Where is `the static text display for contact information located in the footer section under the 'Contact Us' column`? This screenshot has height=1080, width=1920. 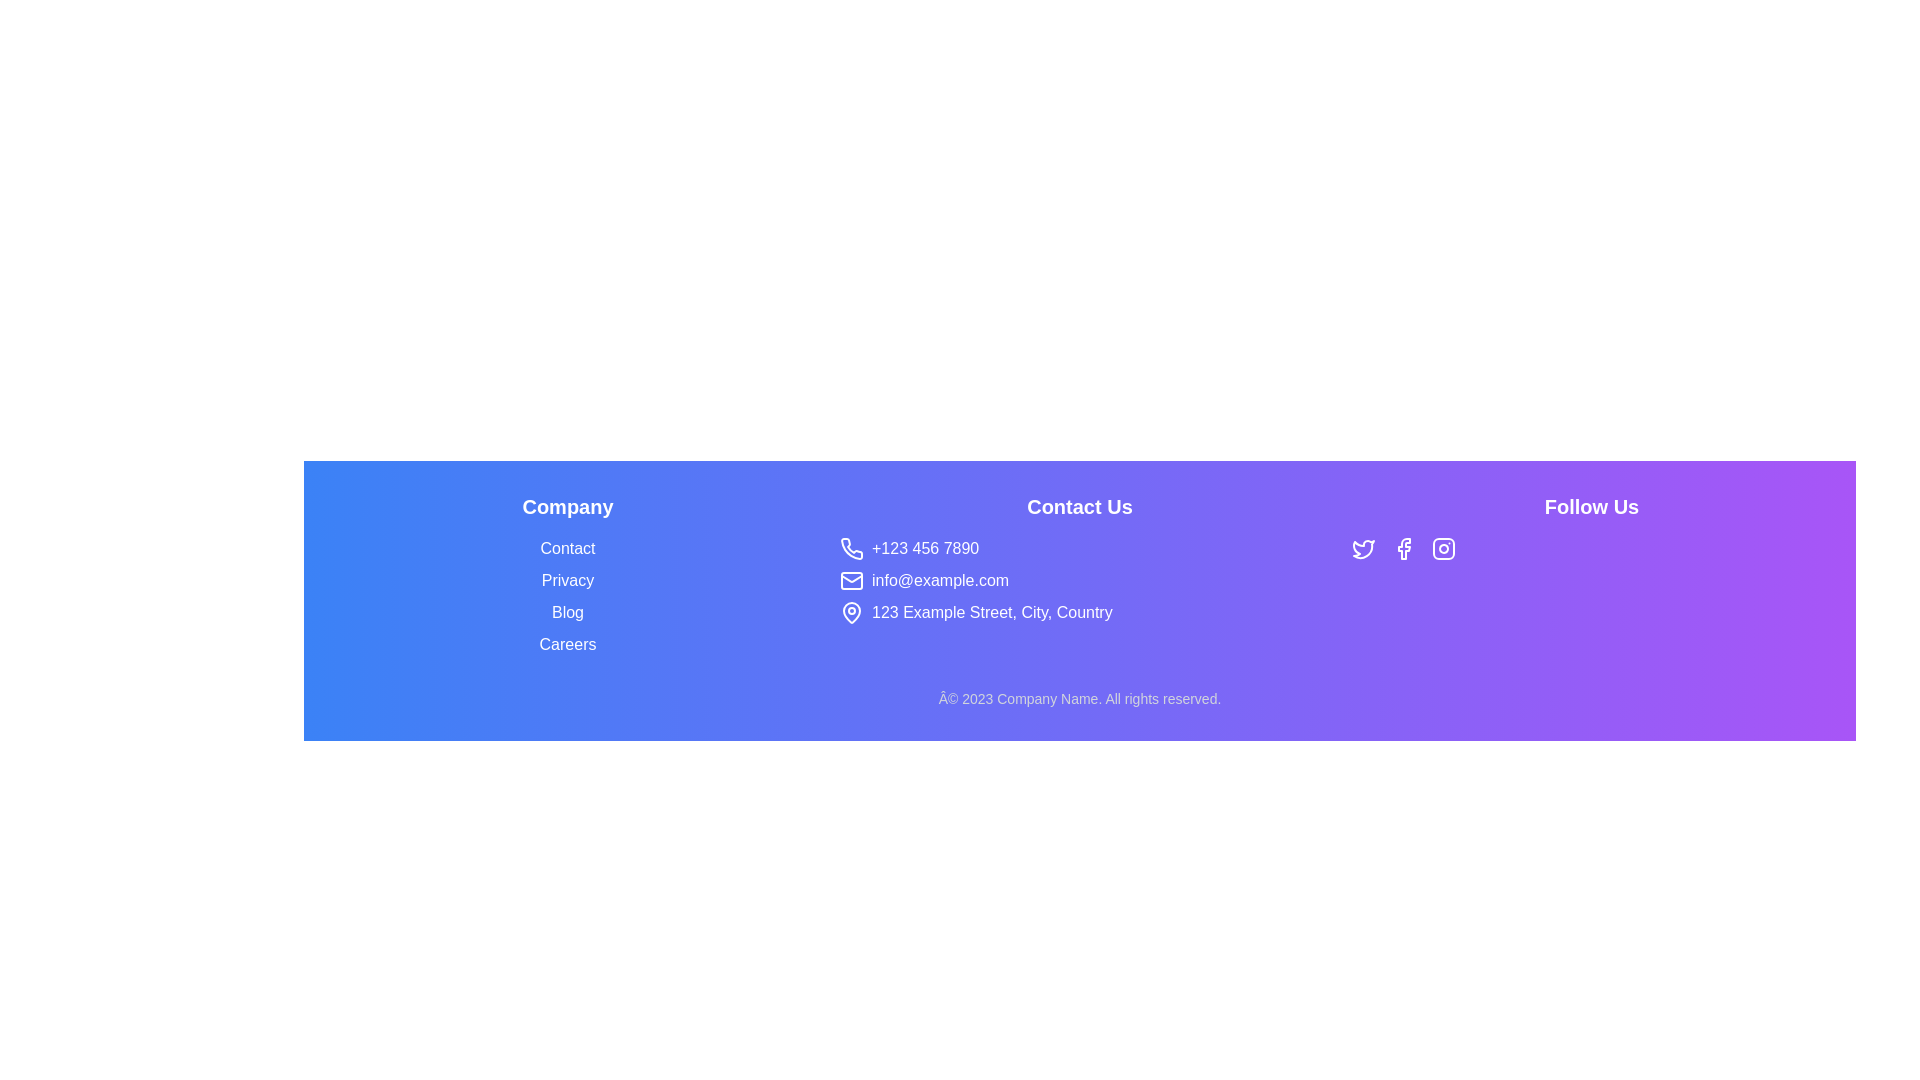 the static text display for contact information located in the footer section under the 'Contact Us' column is located at coordinates (939, 581).